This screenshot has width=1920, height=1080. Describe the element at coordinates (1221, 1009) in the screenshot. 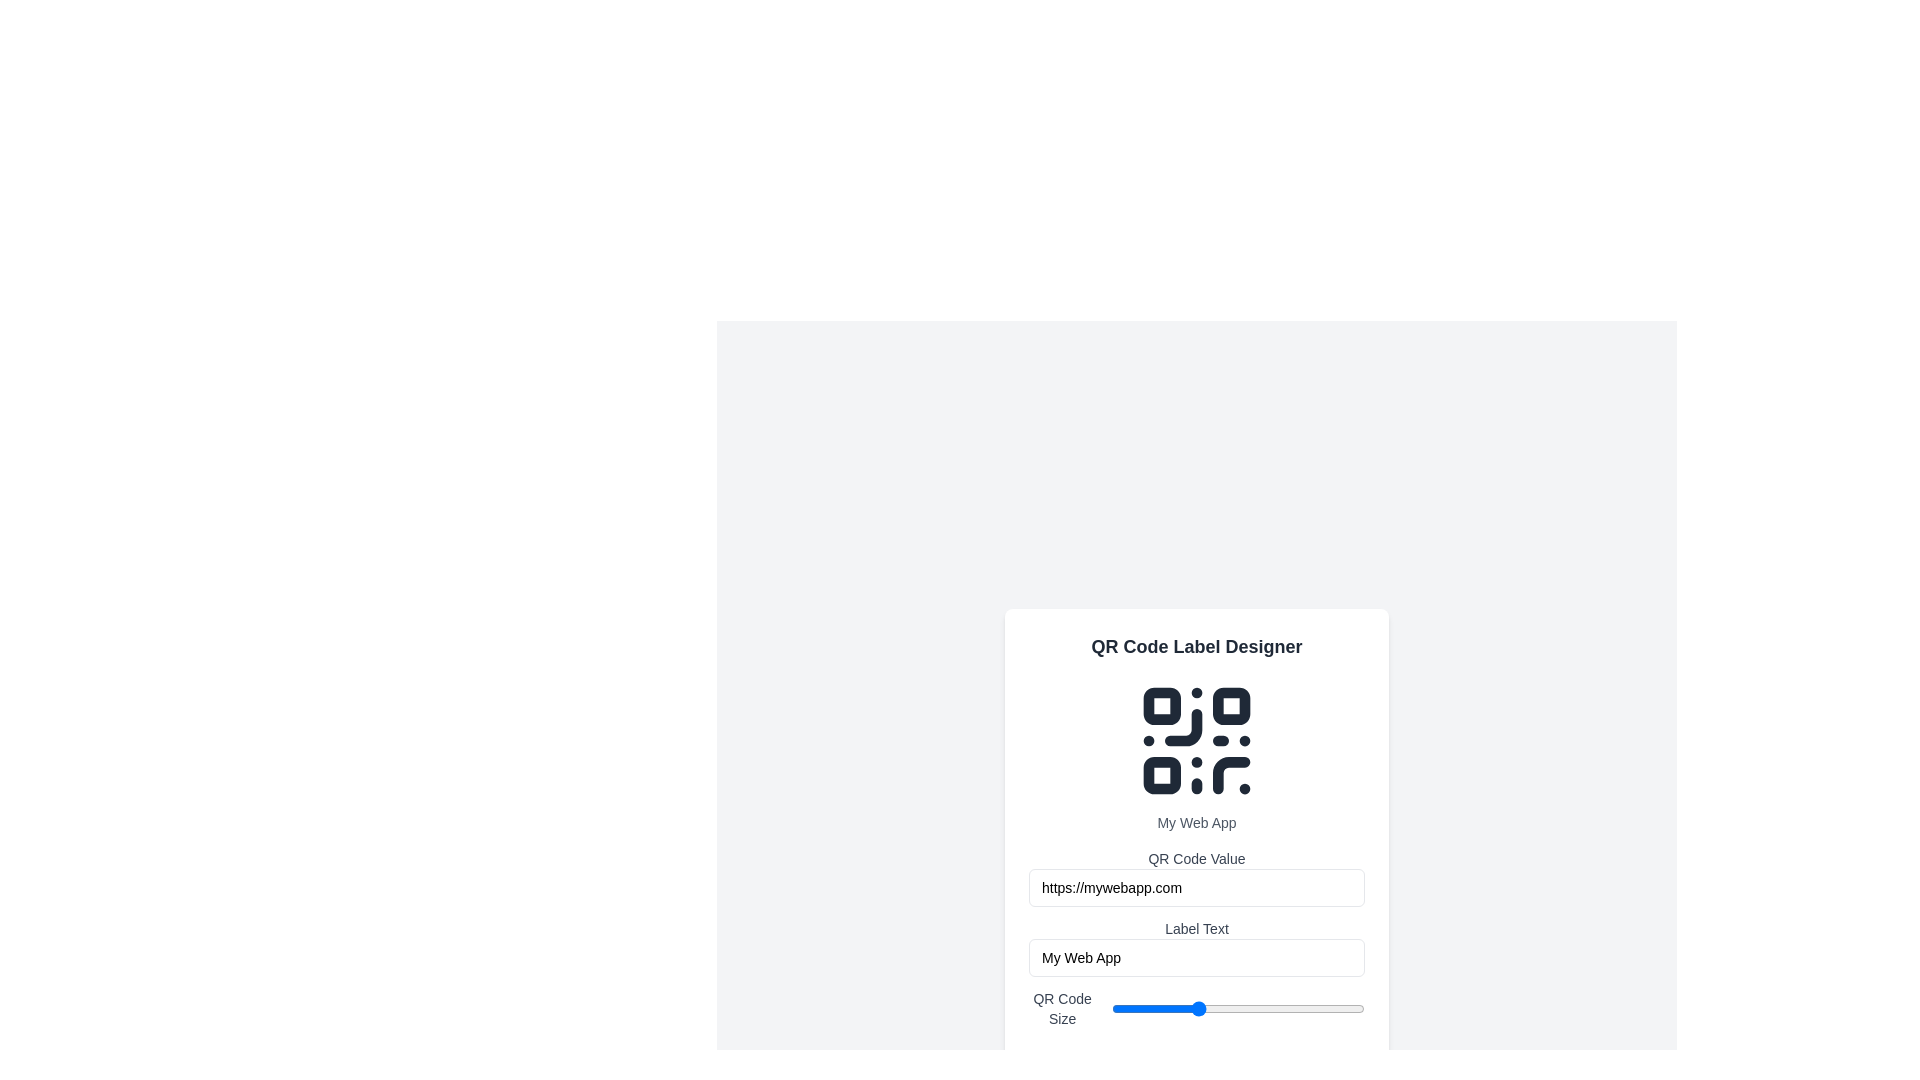

I see `the QR code size` at that location.